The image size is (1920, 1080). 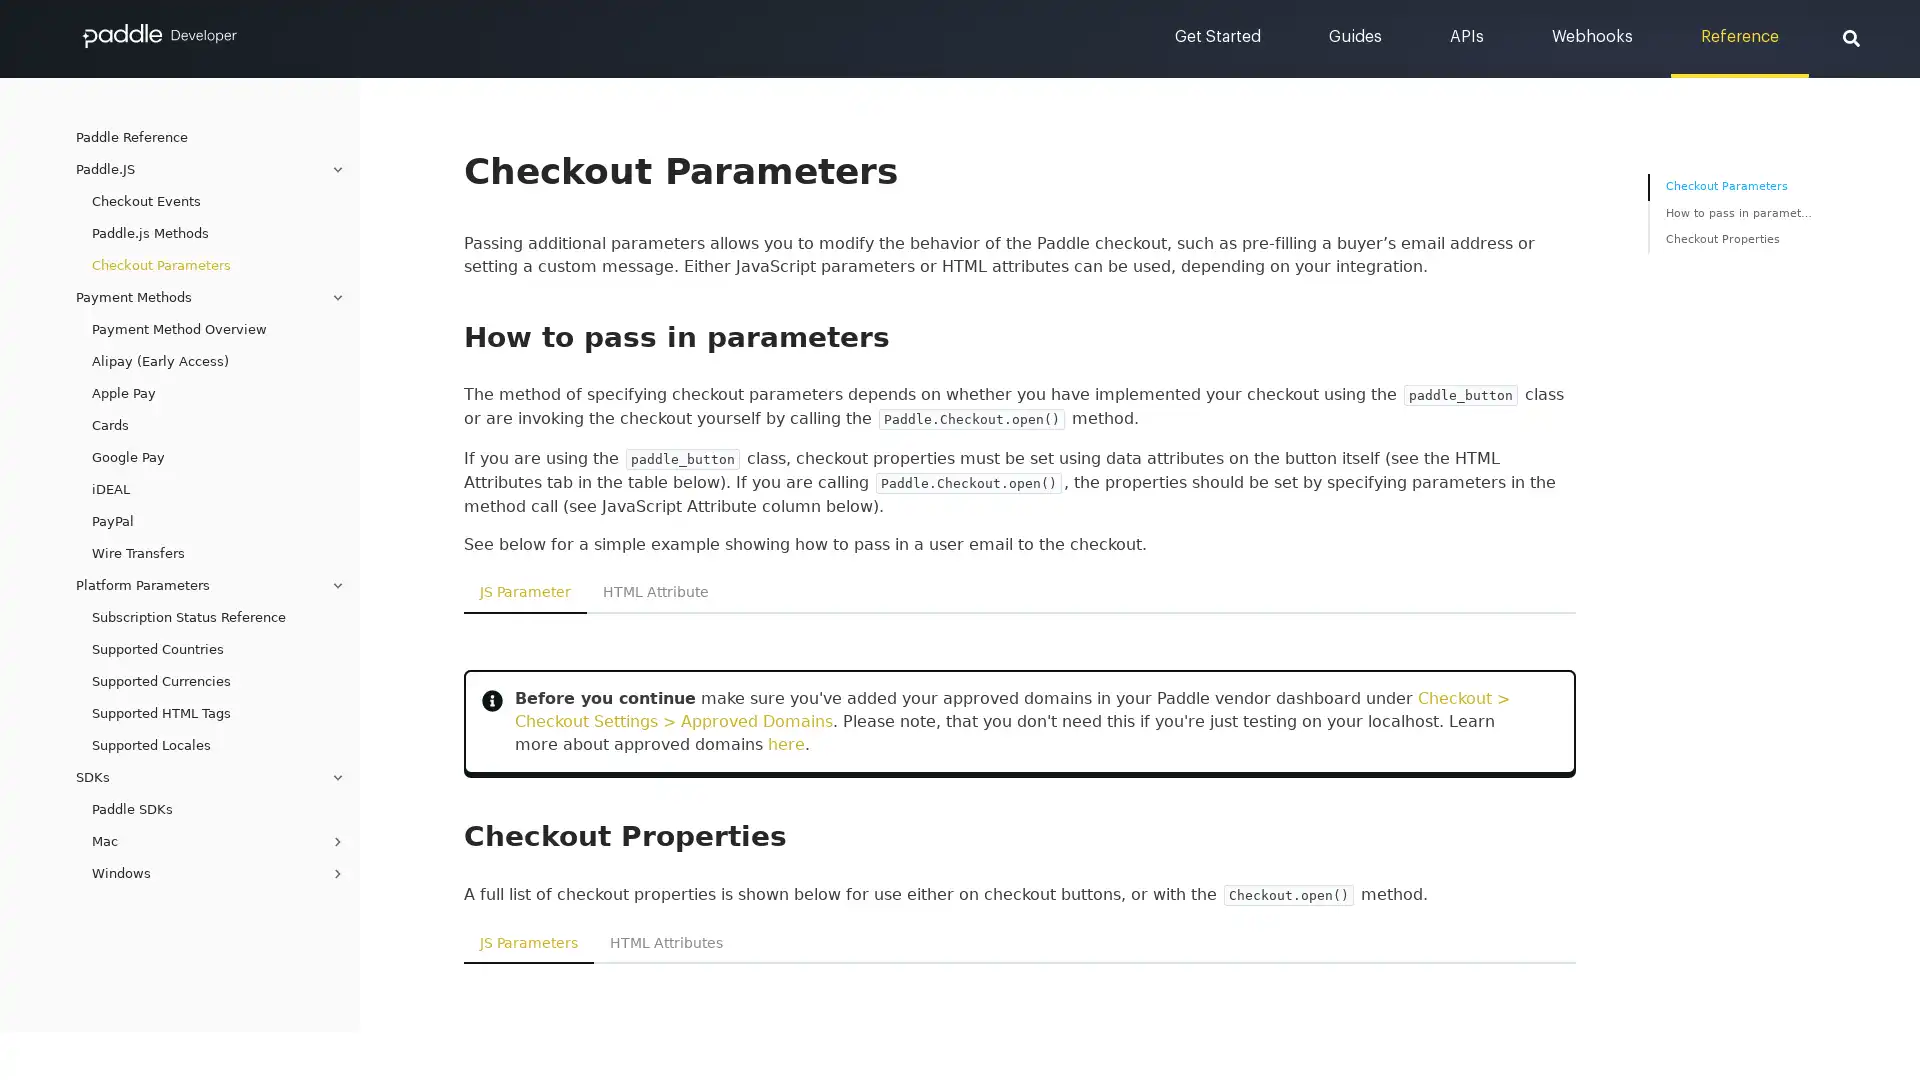 I want to click on Open Search, so click(x=1850, y=37).